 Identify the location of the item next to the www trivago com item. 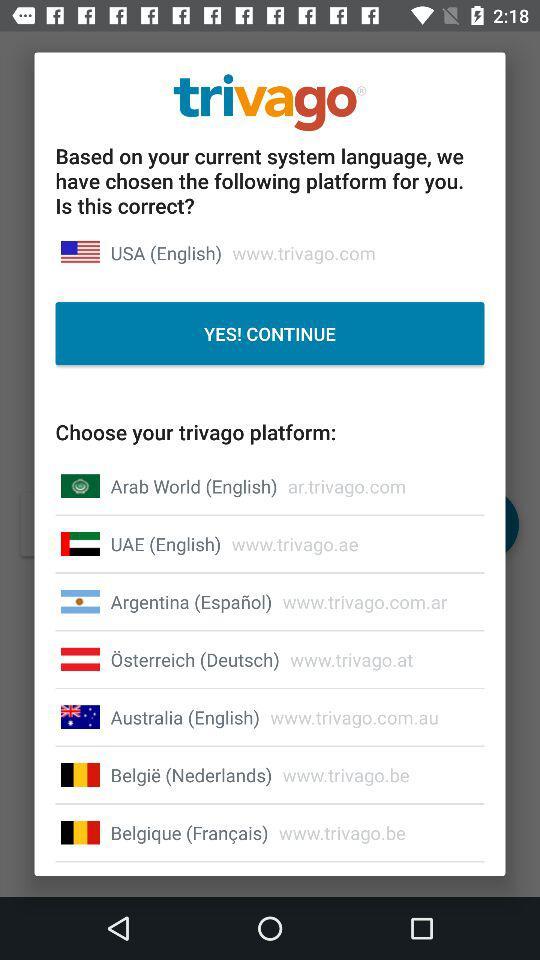
(185, 717).